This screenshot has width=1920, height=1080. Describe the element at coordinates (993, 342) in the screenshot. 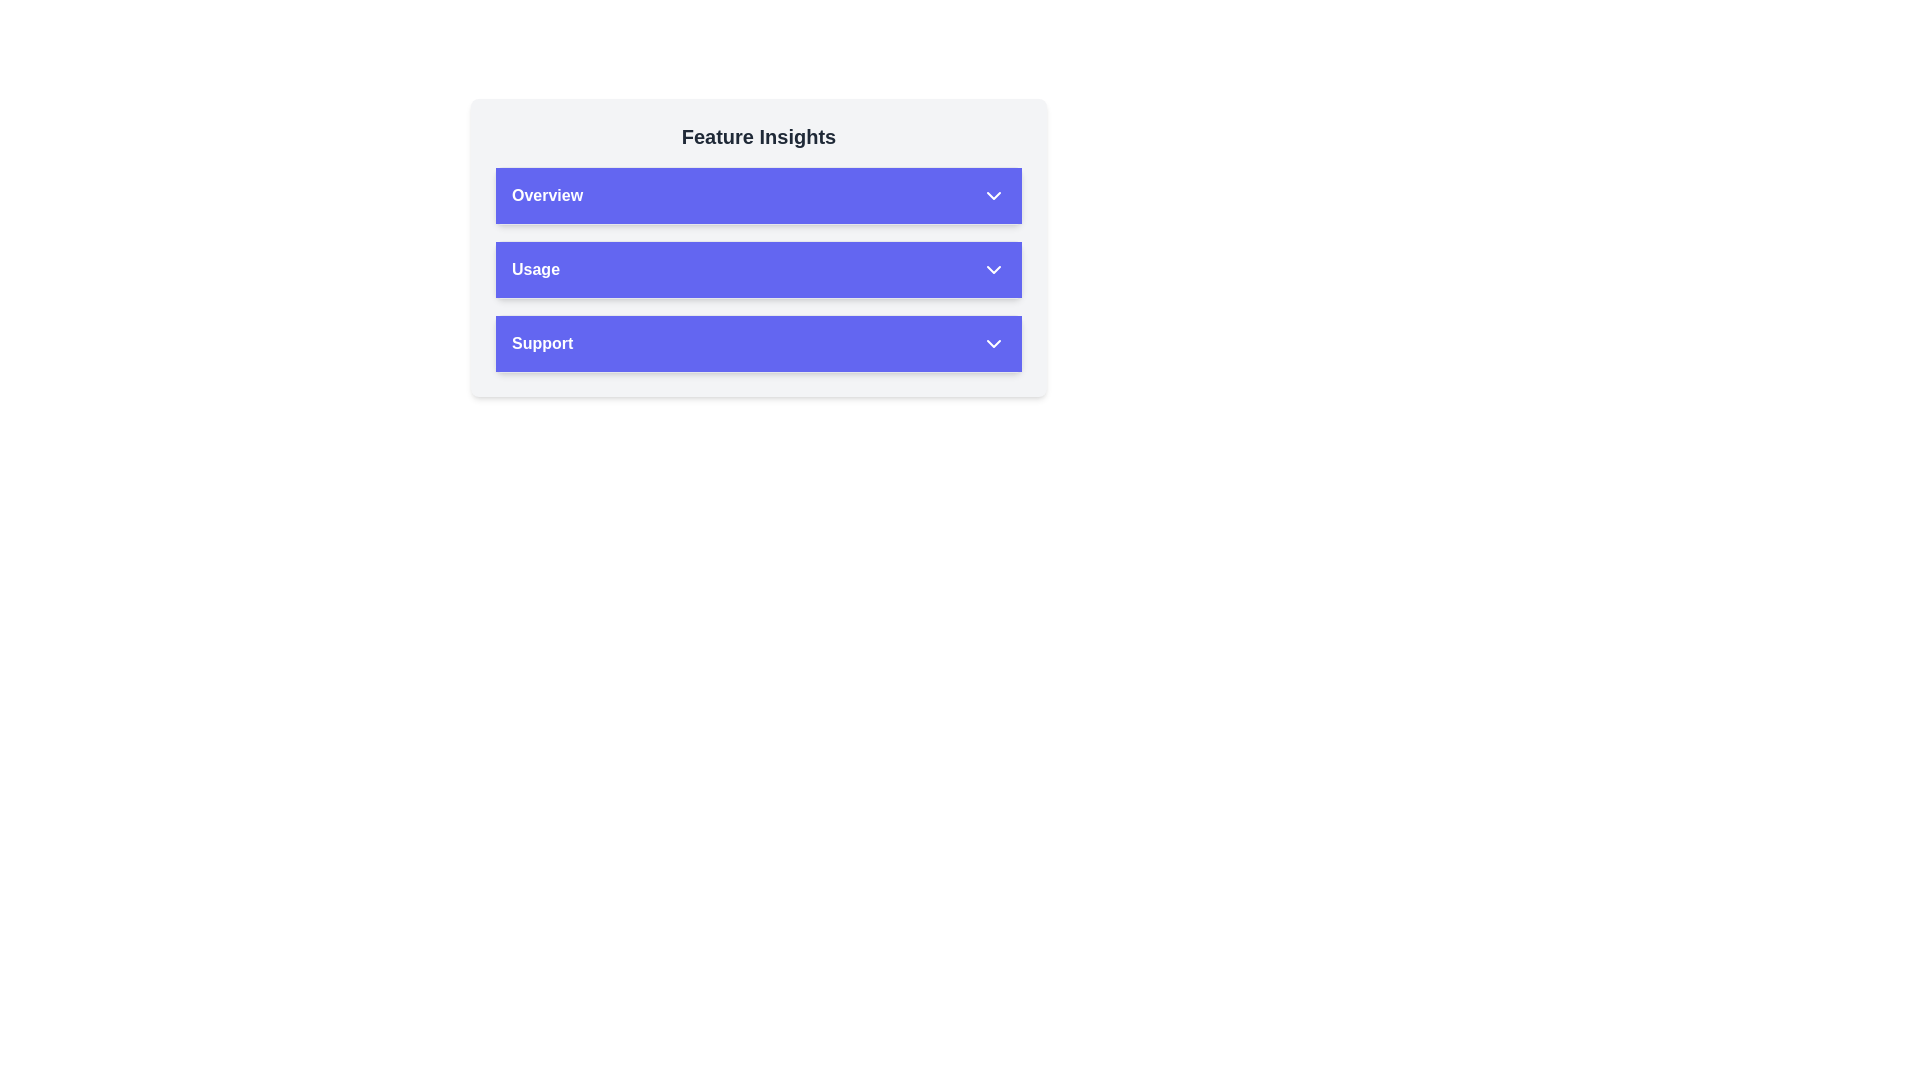

I see `the chevron icon within the blue 'Support' button` at that location.